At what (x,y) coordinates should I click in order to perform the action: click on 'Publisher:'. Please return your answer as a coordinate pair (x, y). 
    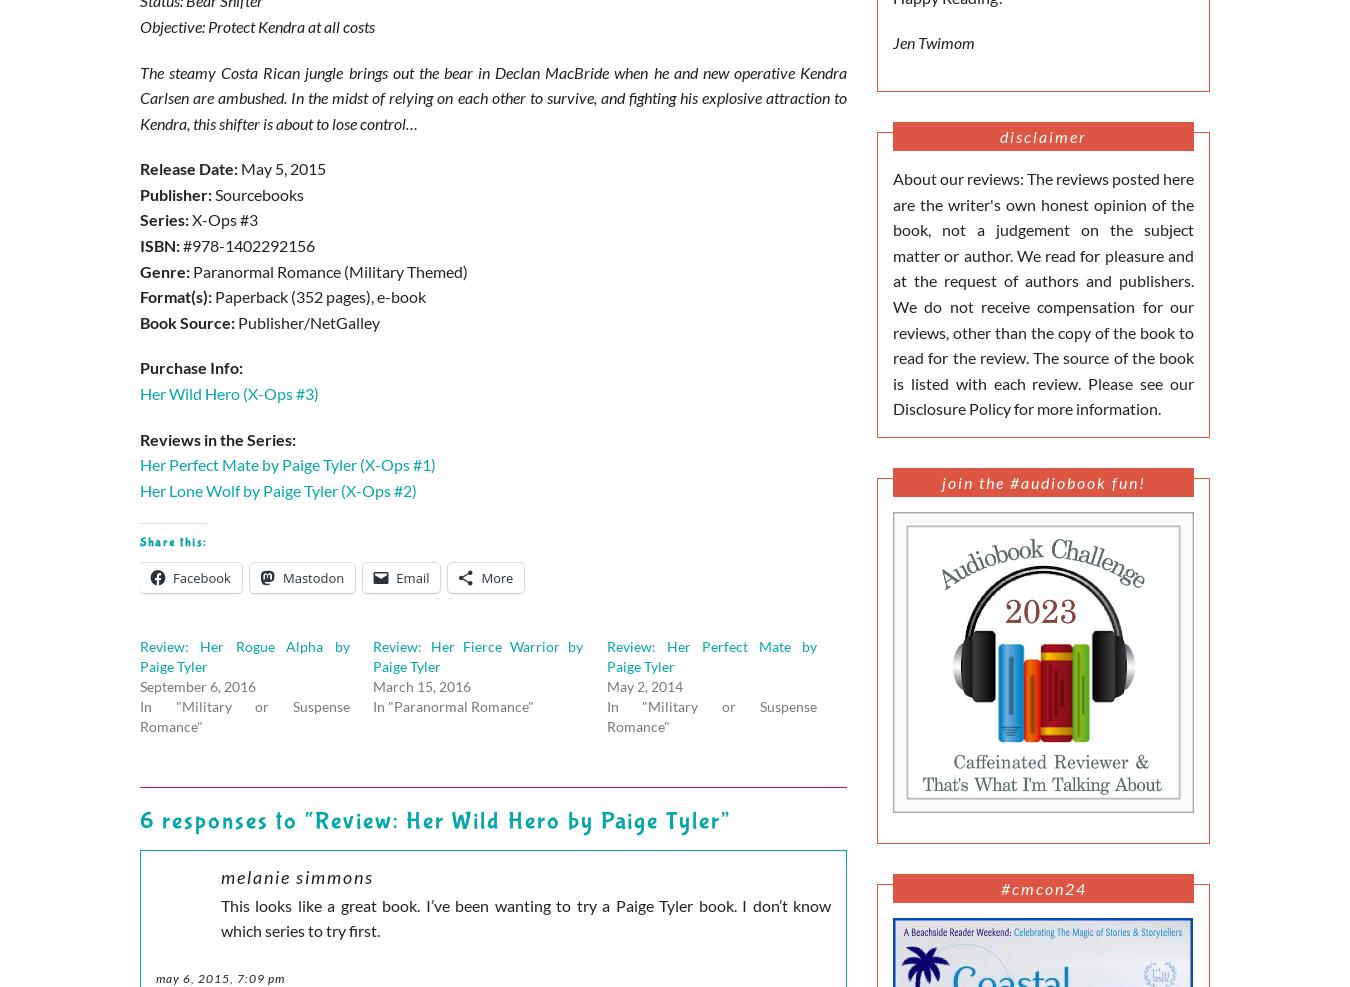
    Looking at the image, I should click on (177, 192).